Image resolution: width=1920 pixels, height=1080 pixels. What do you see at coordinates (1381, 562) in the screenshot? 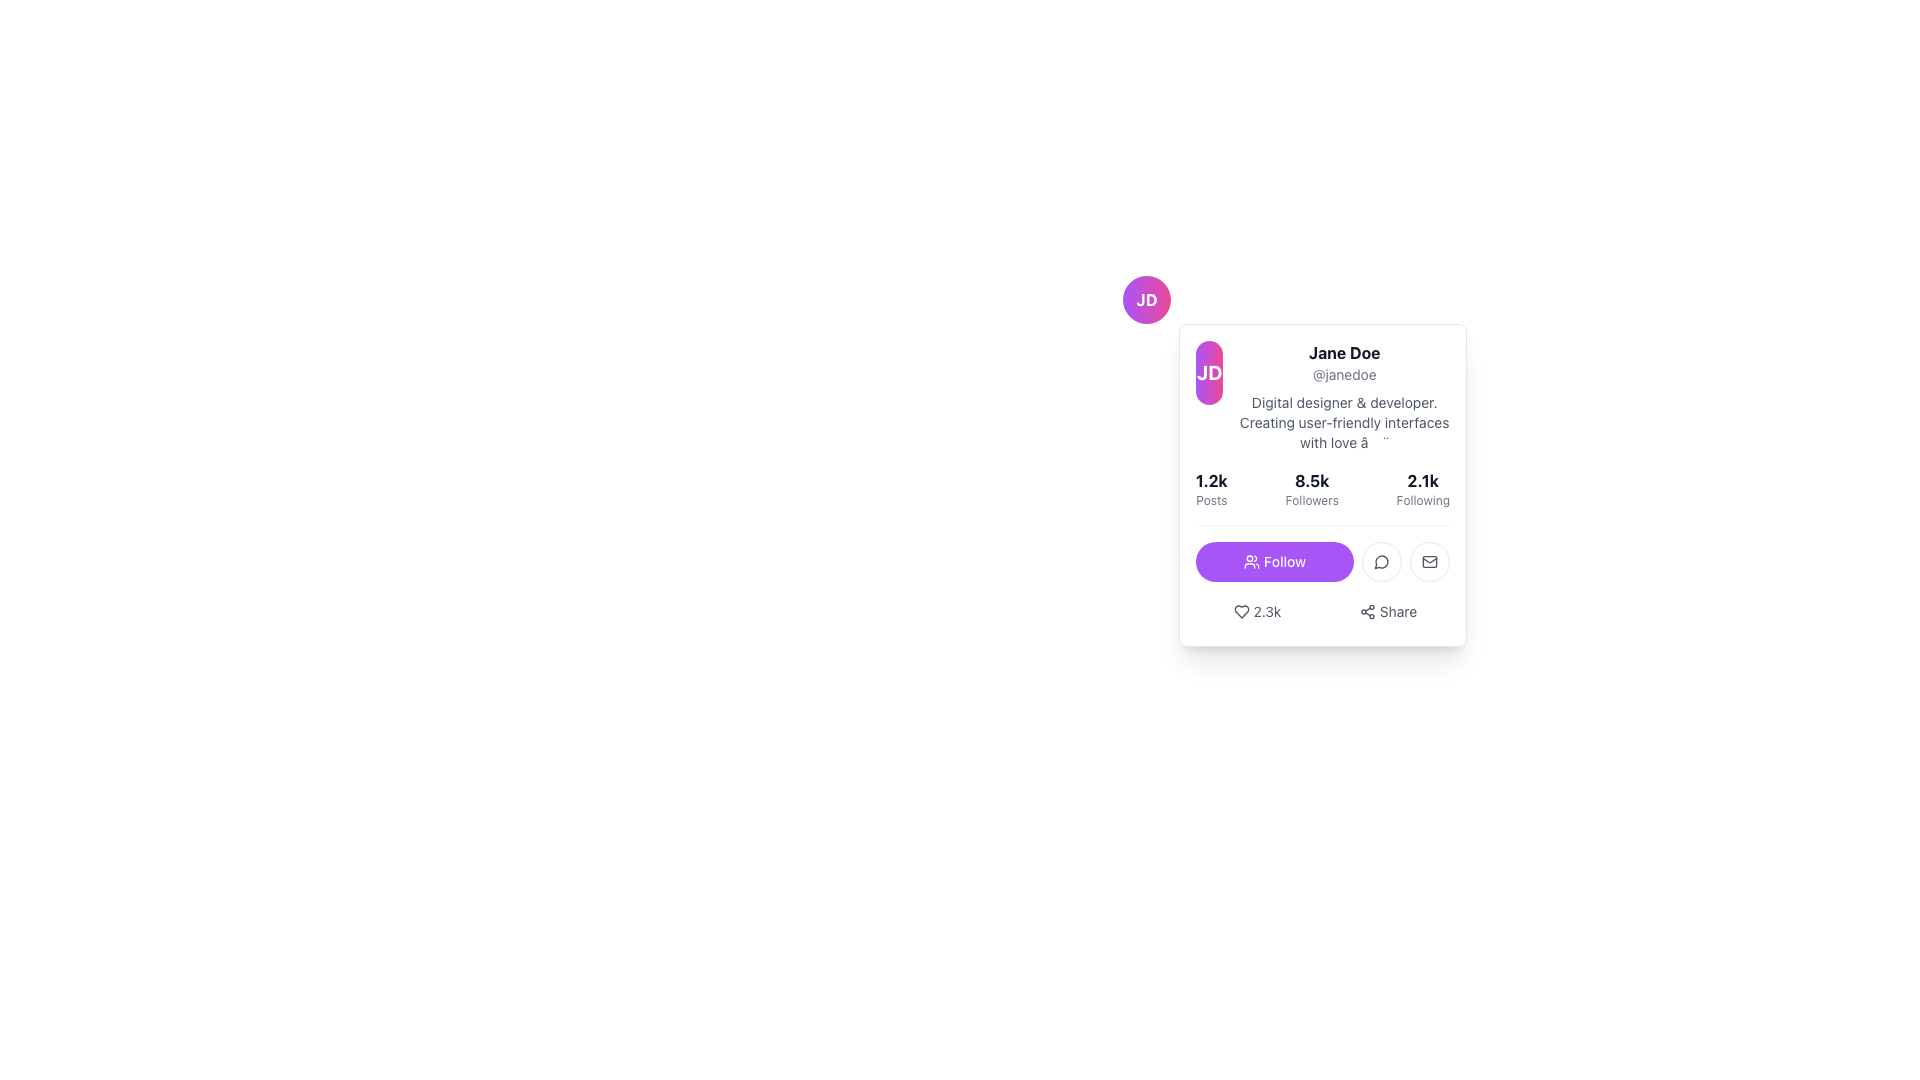
I see `the circular button with a gray border and a white background that contains a speech bubble icon` at bounding box center [1381, 562].